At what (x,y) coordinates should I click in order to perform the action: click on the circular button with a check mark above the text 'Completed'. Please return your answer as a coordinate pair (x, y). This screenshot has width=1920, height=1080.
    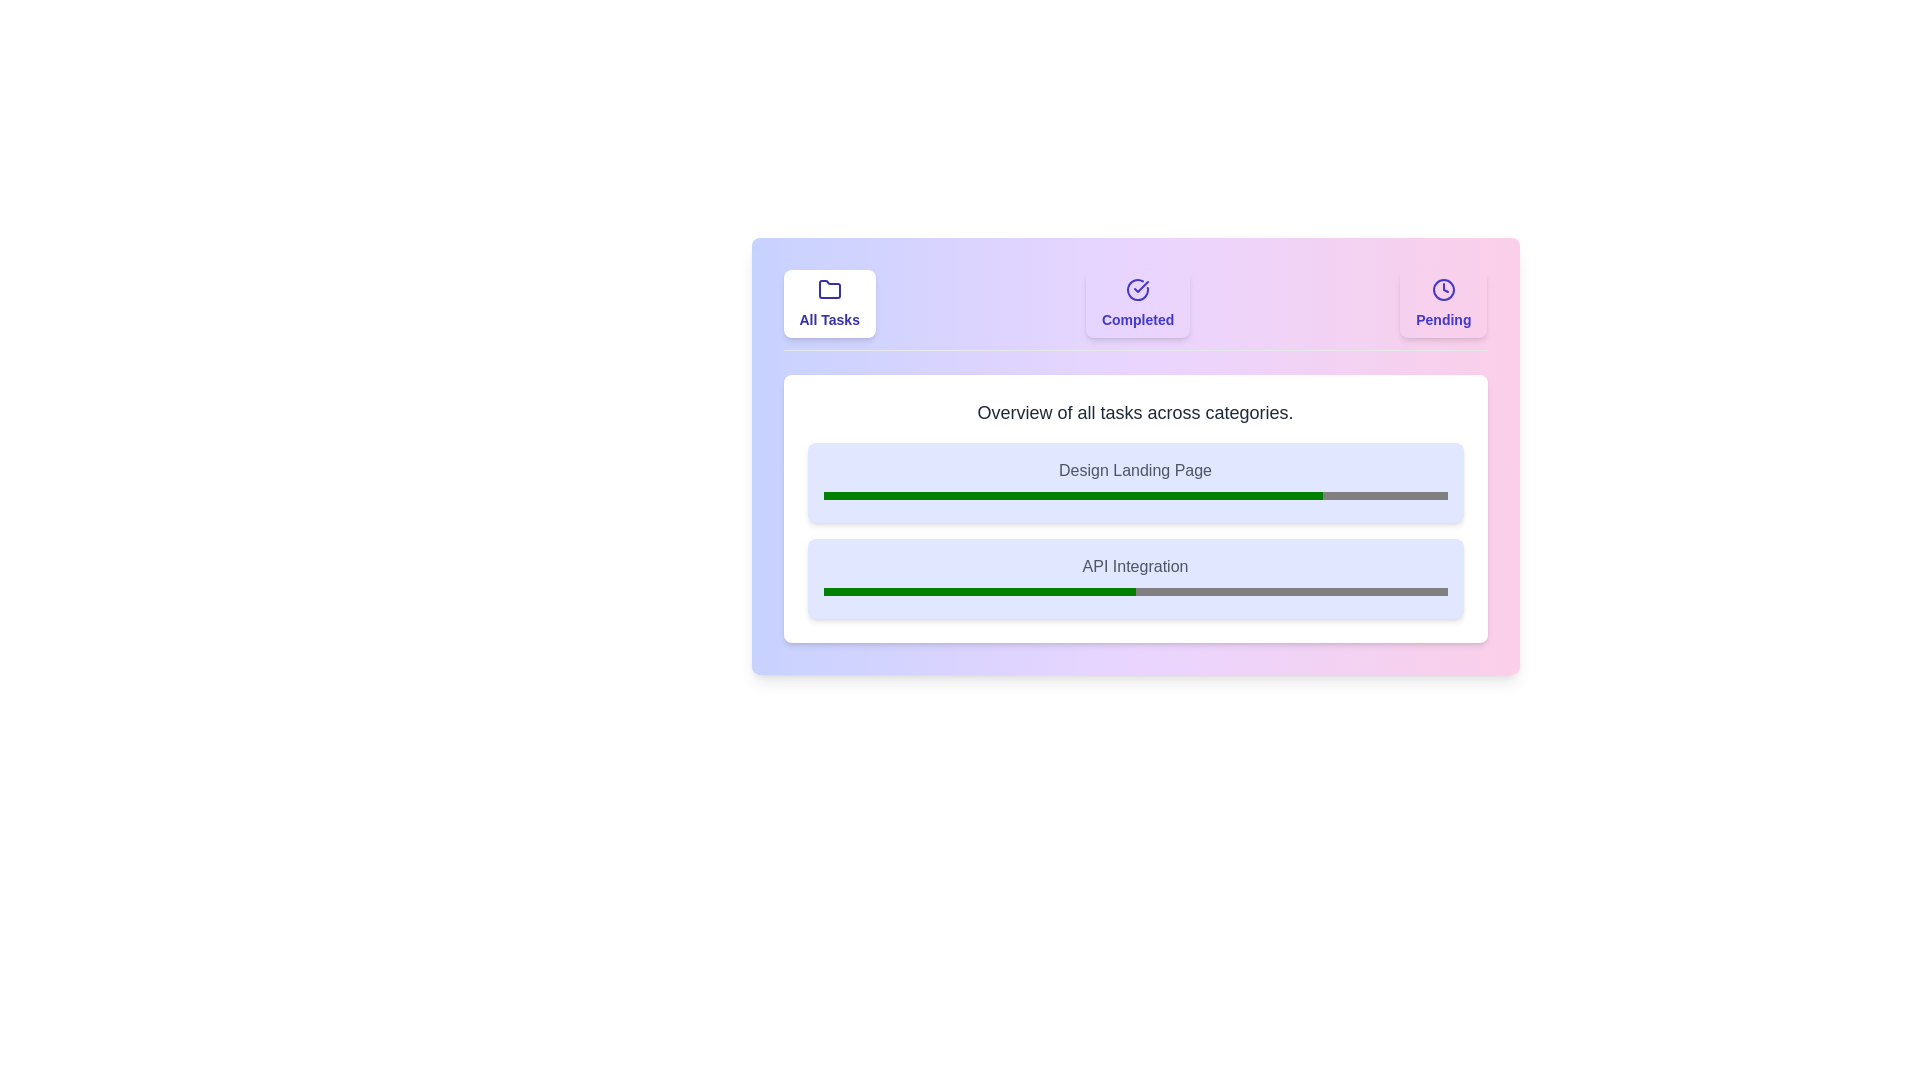
    Looking at the image, I should click on (1138, 304).